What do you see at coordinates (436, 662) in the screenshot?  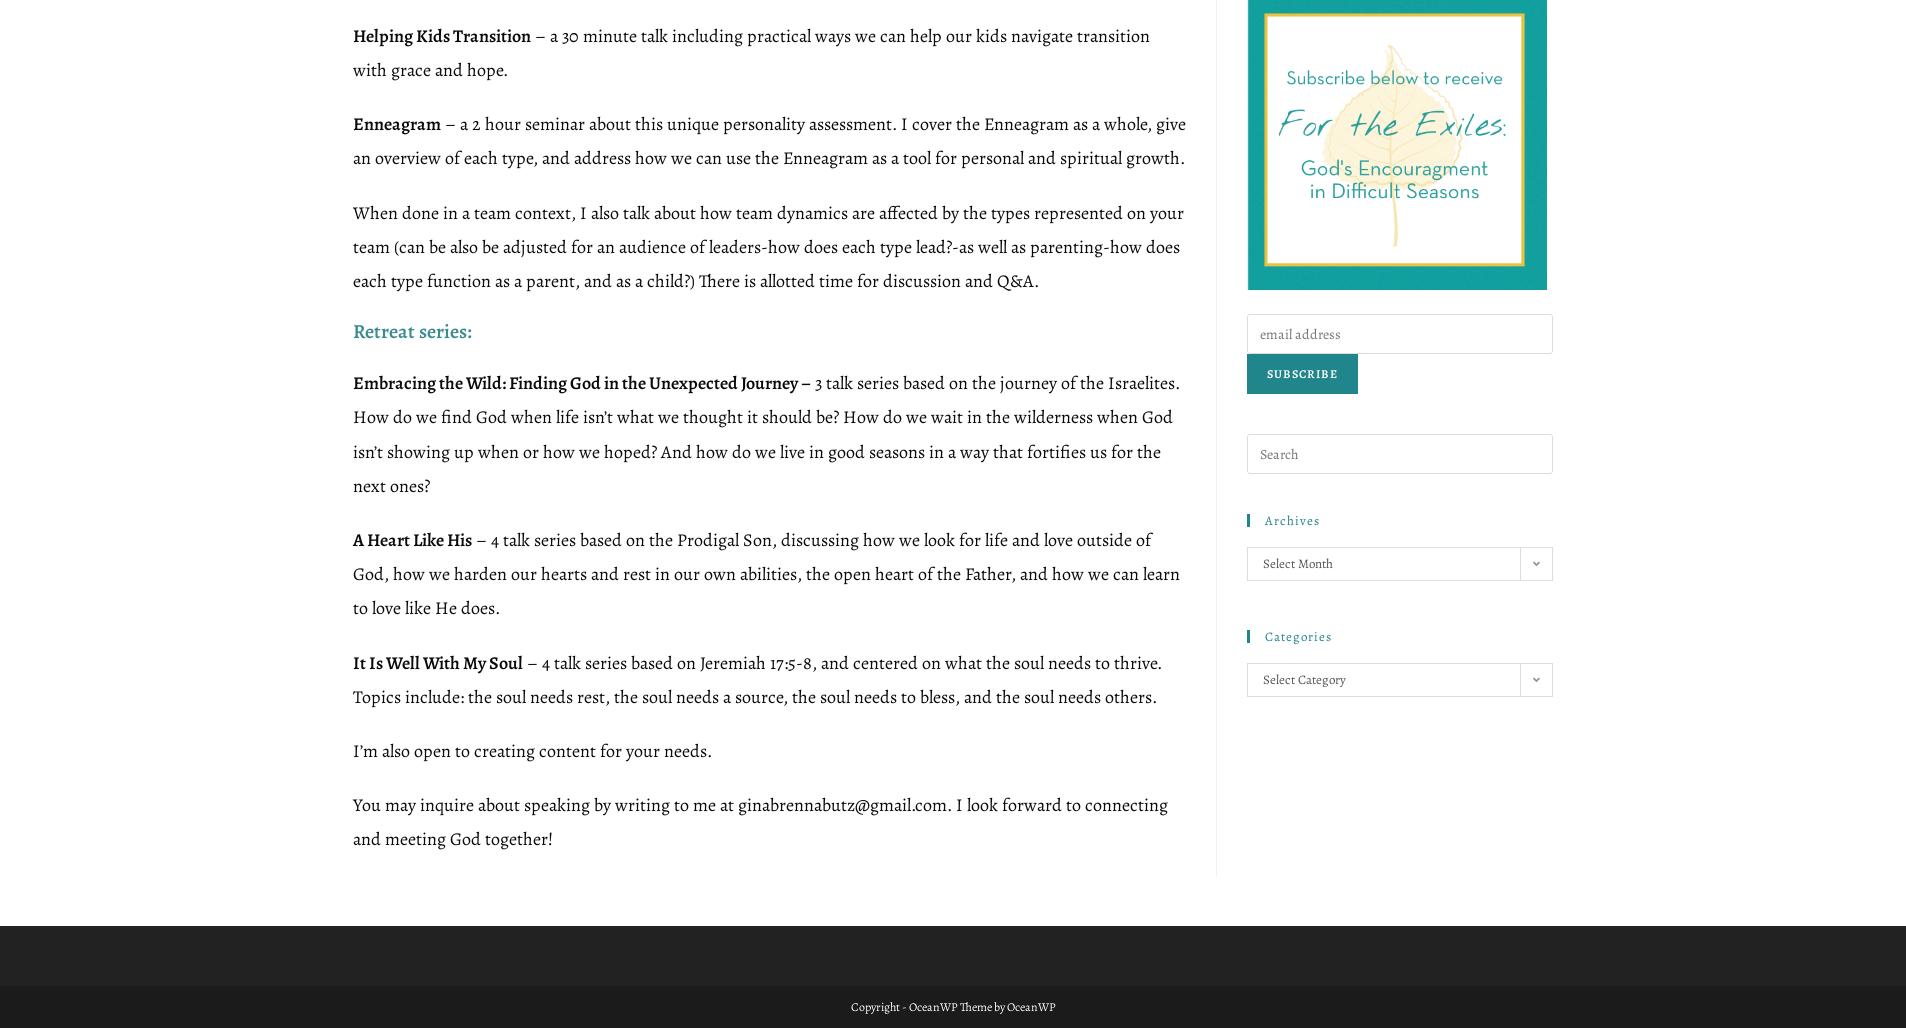 I see `'It Is Well With My Soul'` at bounding box center [436, 662].